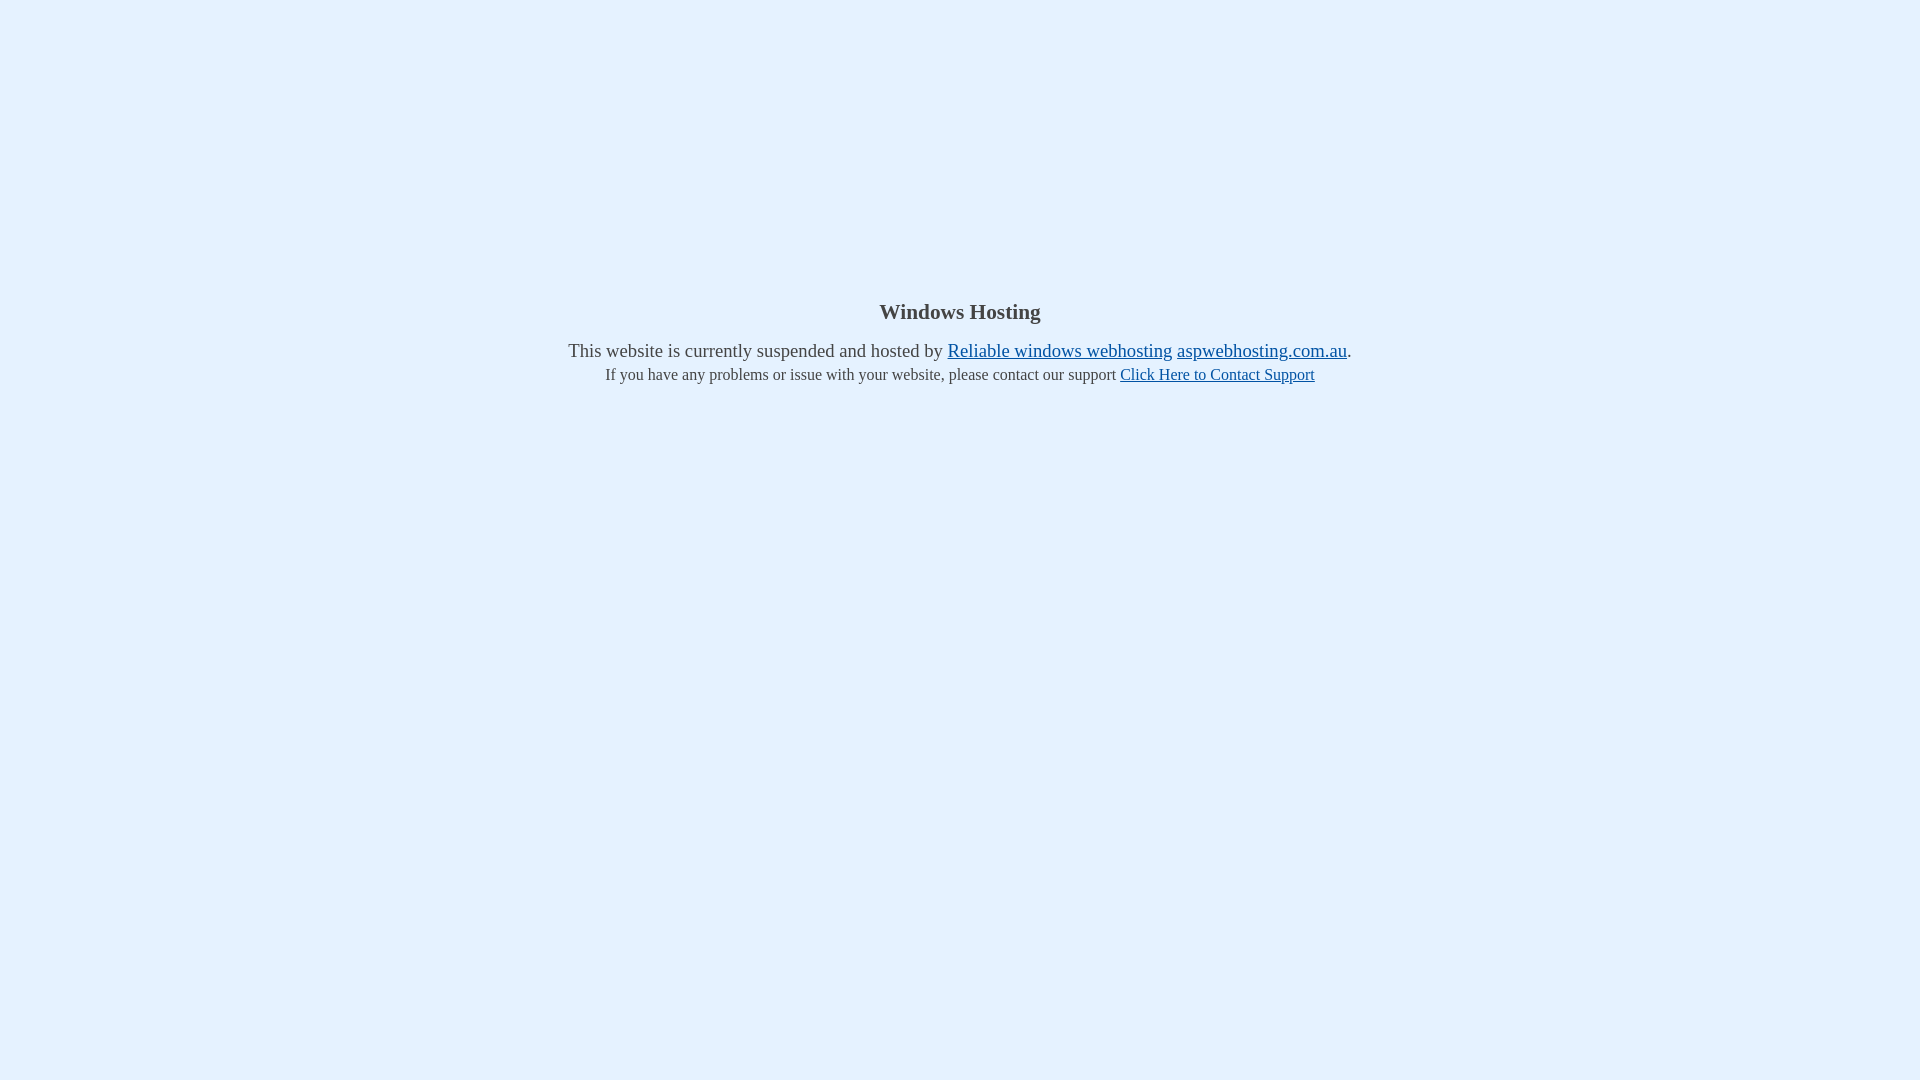 This screenshot has width=1920, height=1080. Describe the element at coordinates (1216, 374) in the screenshot. I see `'Click Here to Contact Support'` at that location.